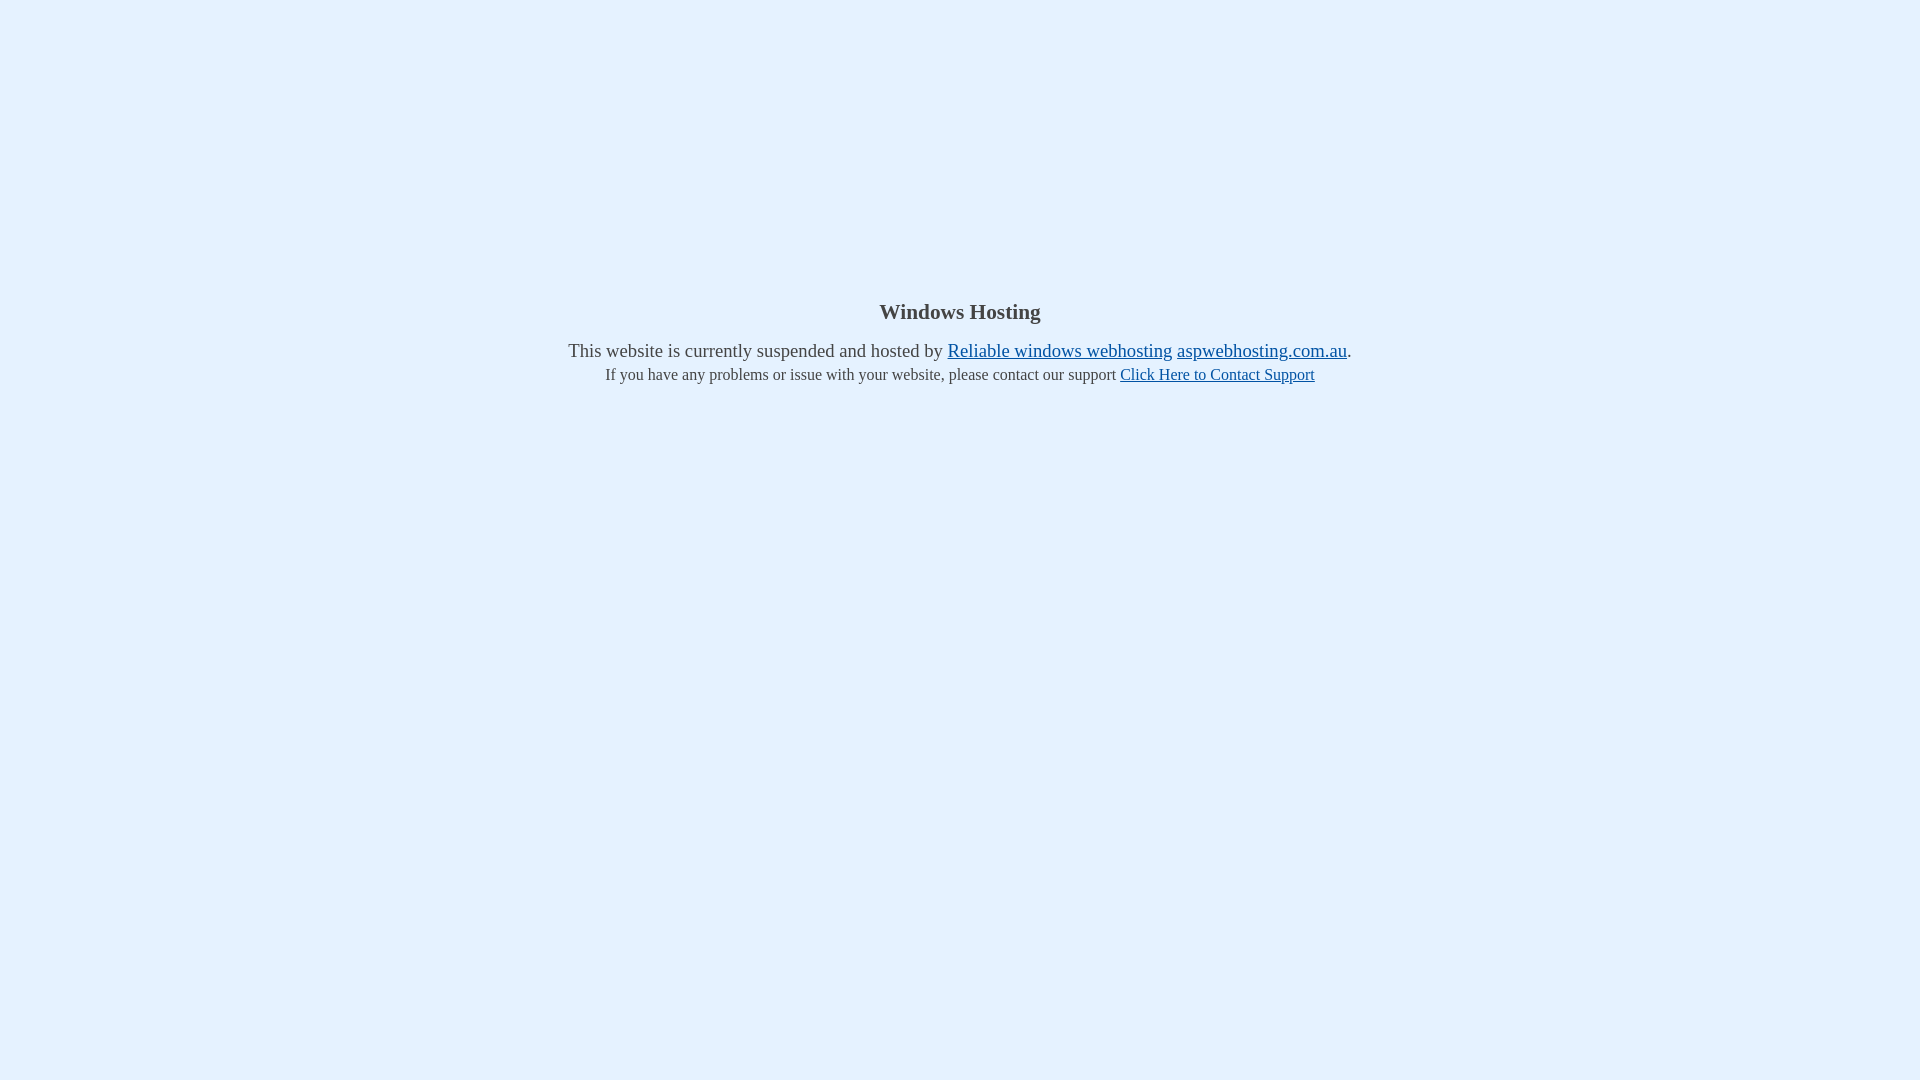 This screenshot has width=1920, height=1080. Describe the element at coordinates (1216, 374) in the screenshot. I see `'Click Here to Contact Support'` at that location.